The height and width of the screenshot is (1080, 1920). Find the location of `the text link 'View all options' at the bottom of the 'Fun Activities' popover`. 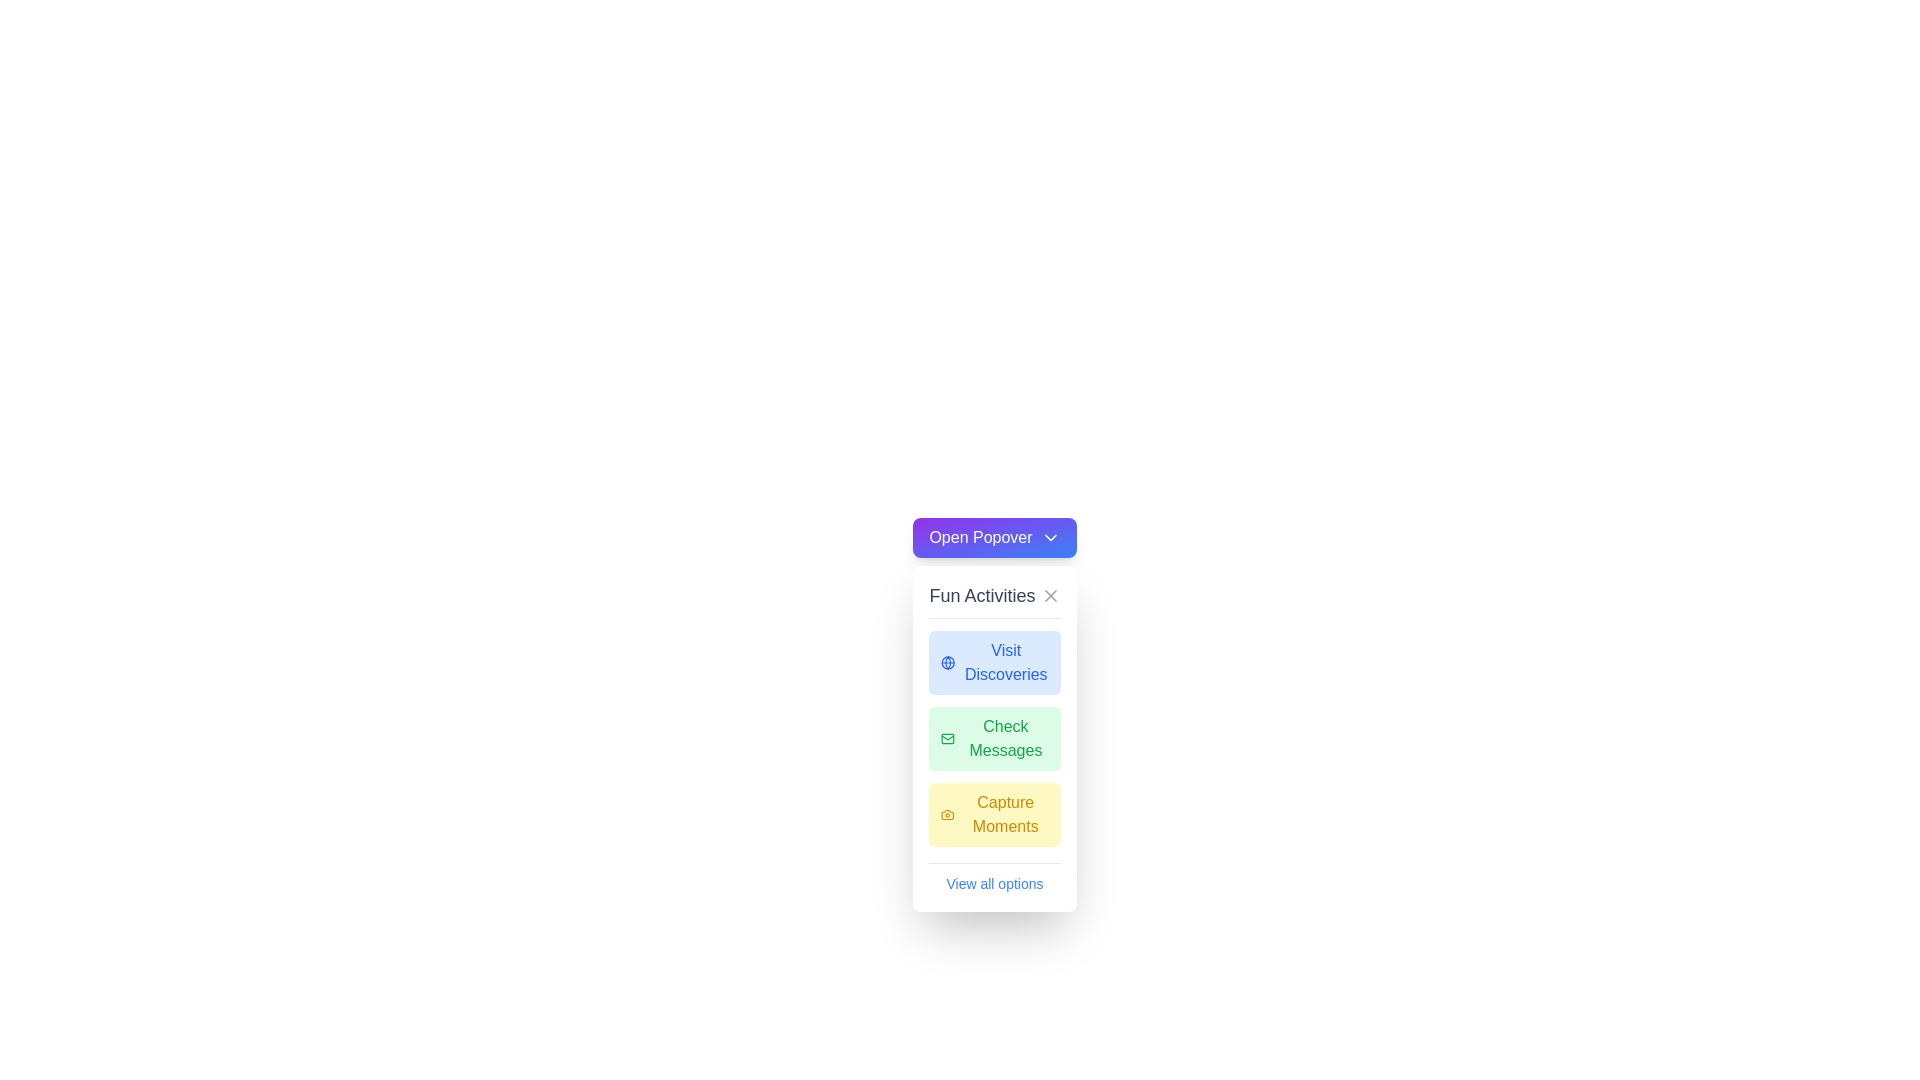

the text link 'View all options' at the bottom of the 'Fun Activities' popover is located at coordinates (994, 878).